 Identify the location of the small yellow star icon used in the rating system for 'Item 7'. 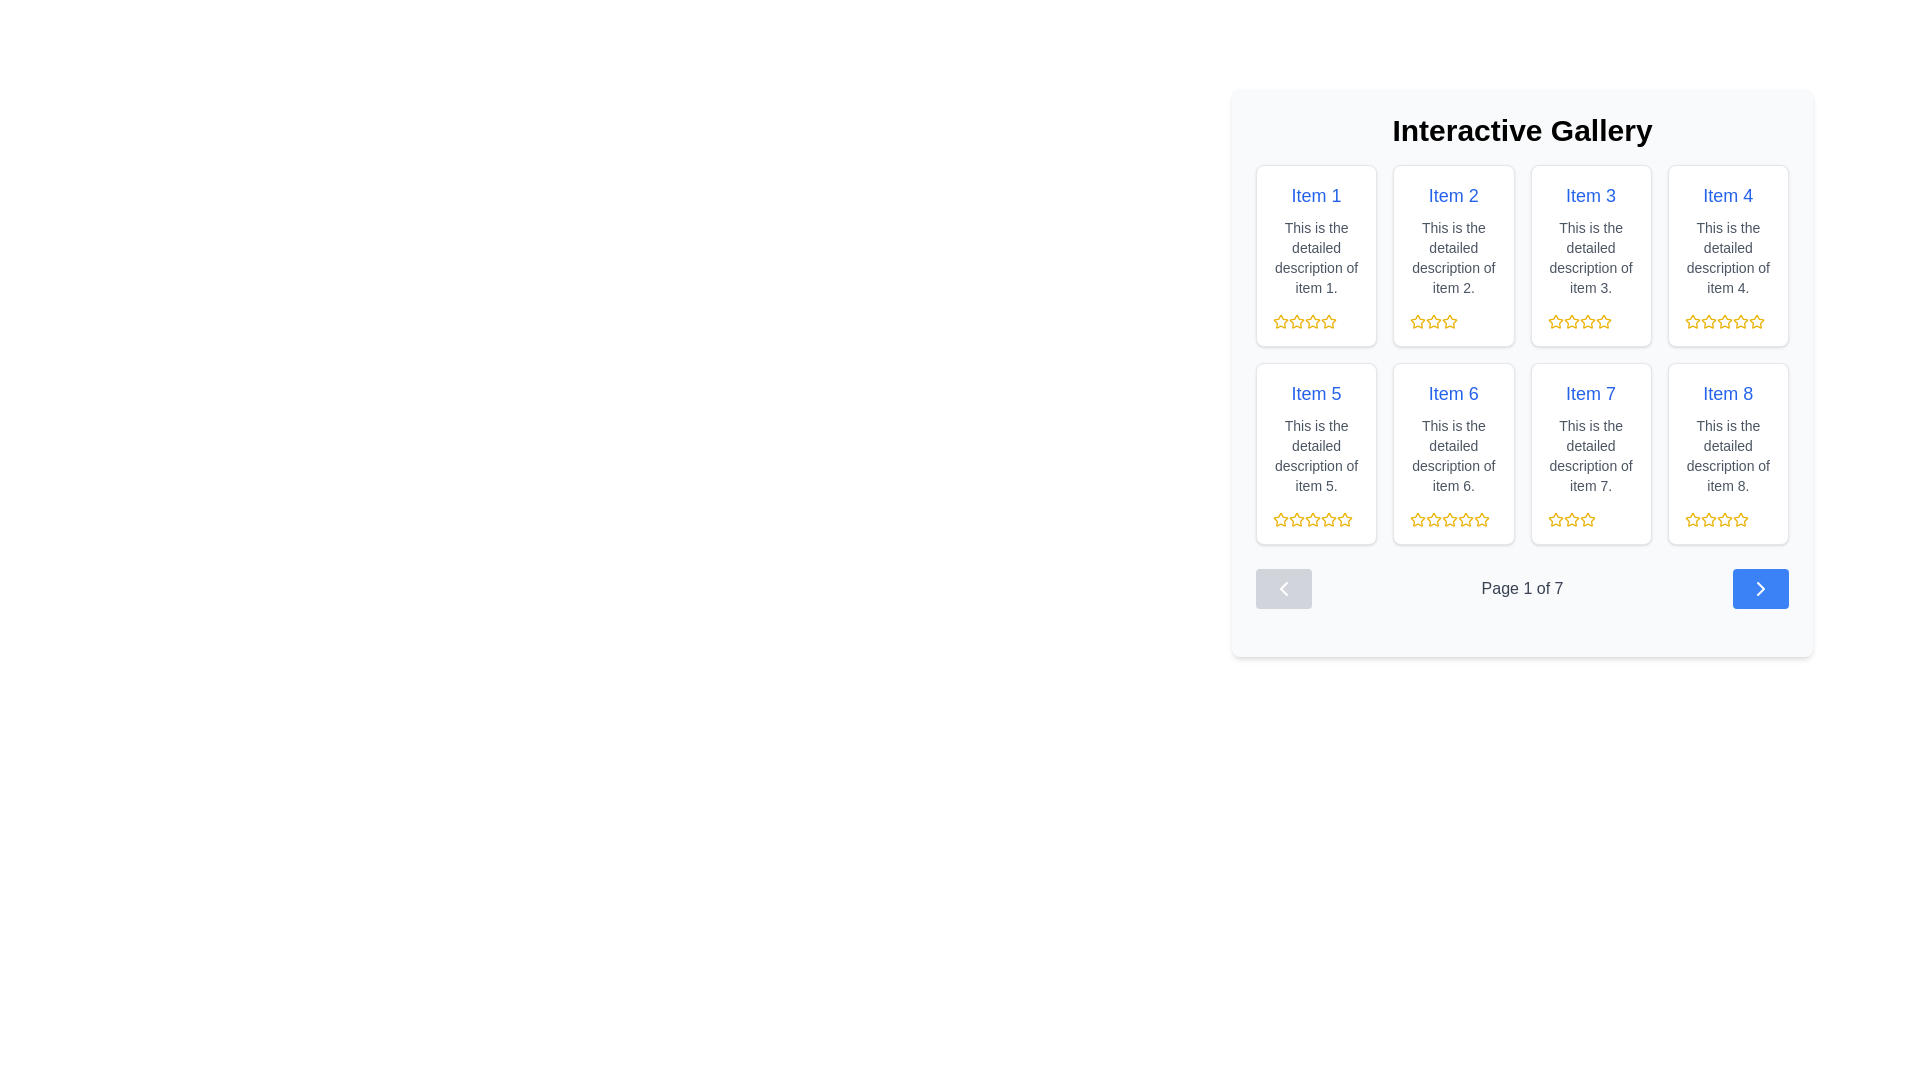
(1554, 519).